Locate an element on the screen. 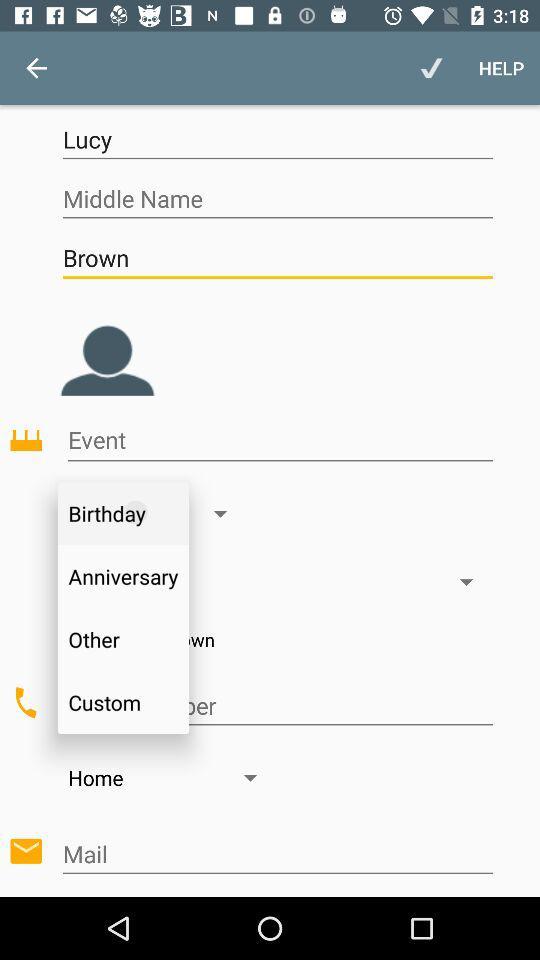 The width and height of the screenshot is (540, 960). item below home item is located at coordinates (276, 853).